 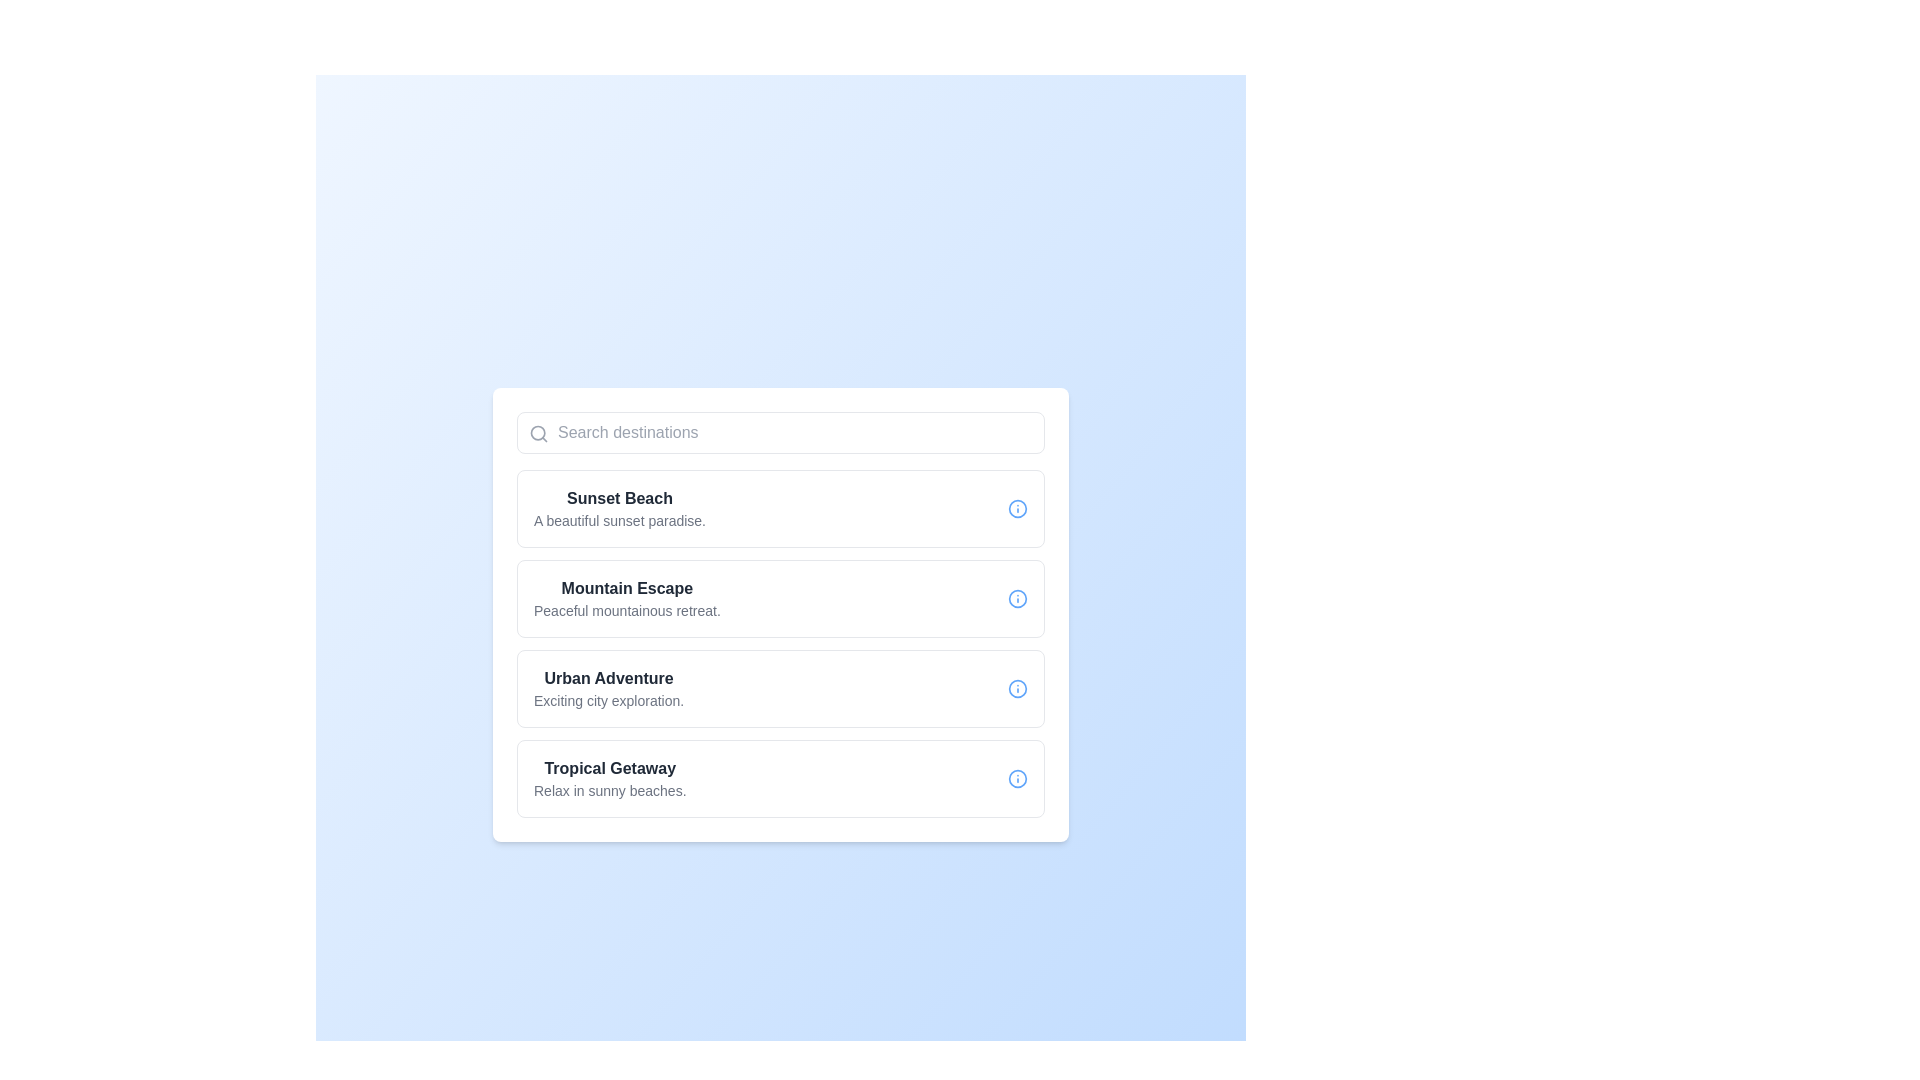 I want to click on the first list item titled 'Sunset Beach' to trigger any hover effects, so click(x=780, y=508).